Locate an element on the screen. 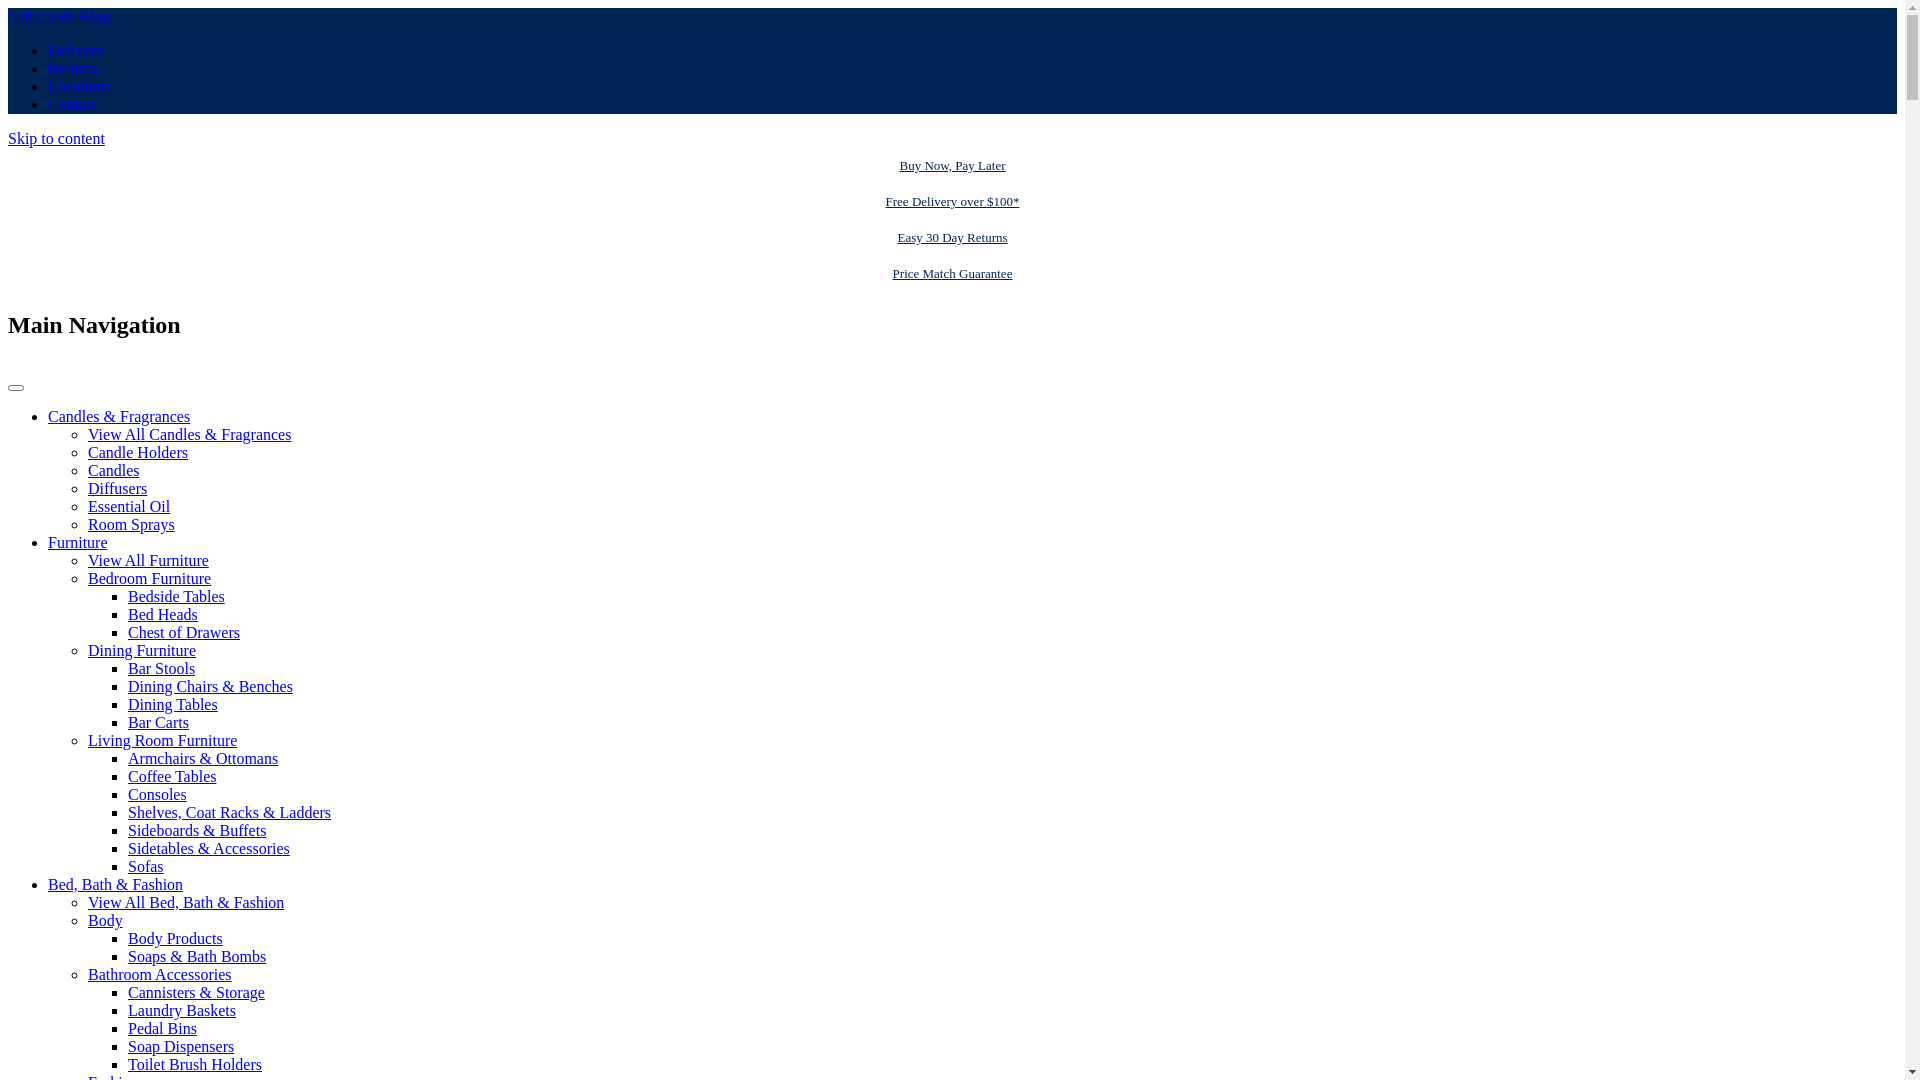 The width and height of the screenshot is (1920, 1080). 'Consoles' is located at coordinates (156, 793).